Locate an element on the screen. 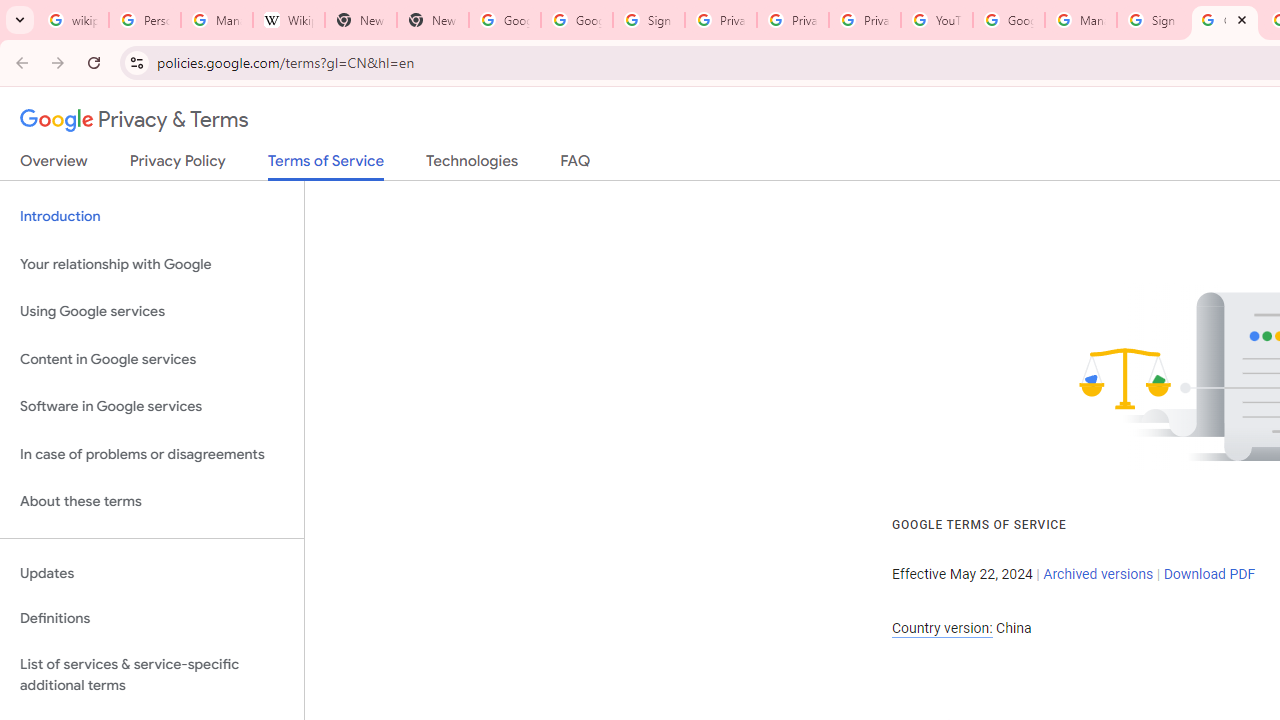 This screenshot has height=720, width=1280. 'Google Drive: Sign-in' is located at coordinates (576, 20).